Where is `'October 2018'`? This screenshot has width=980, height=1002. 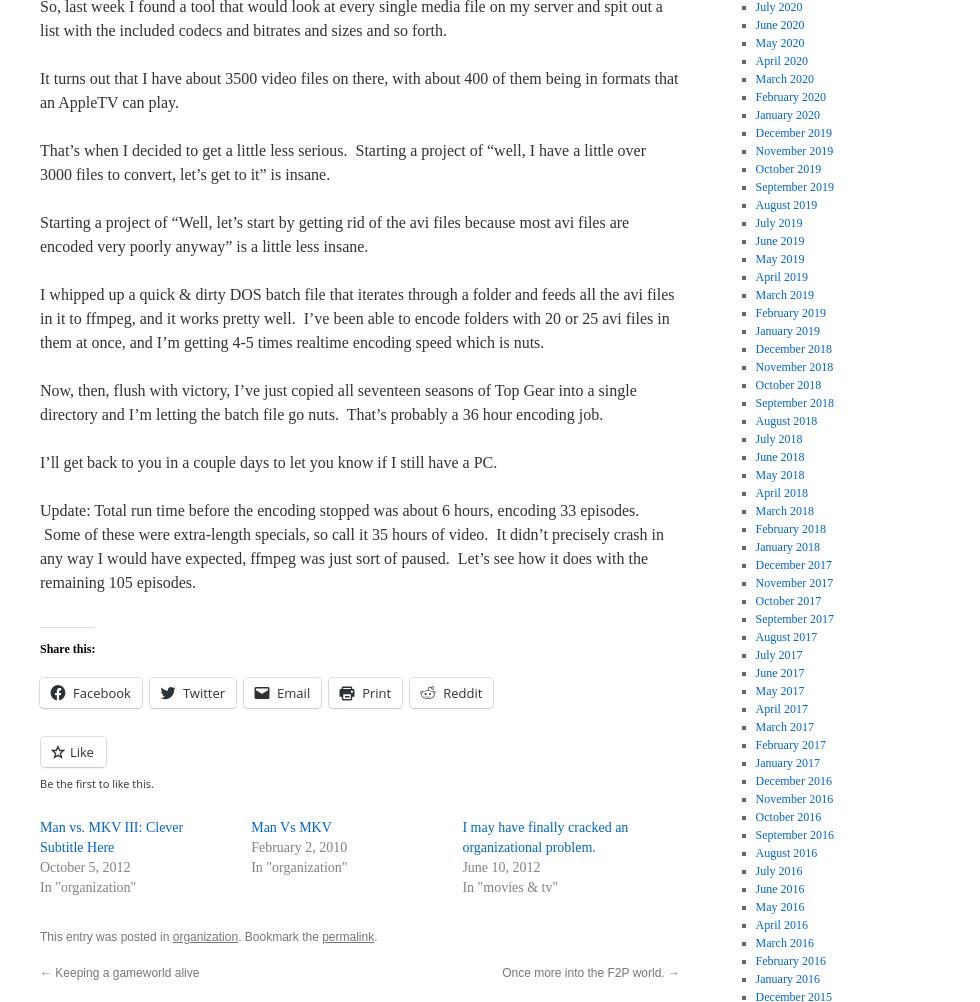 'October 2018' is located at coordinates (788, 384).